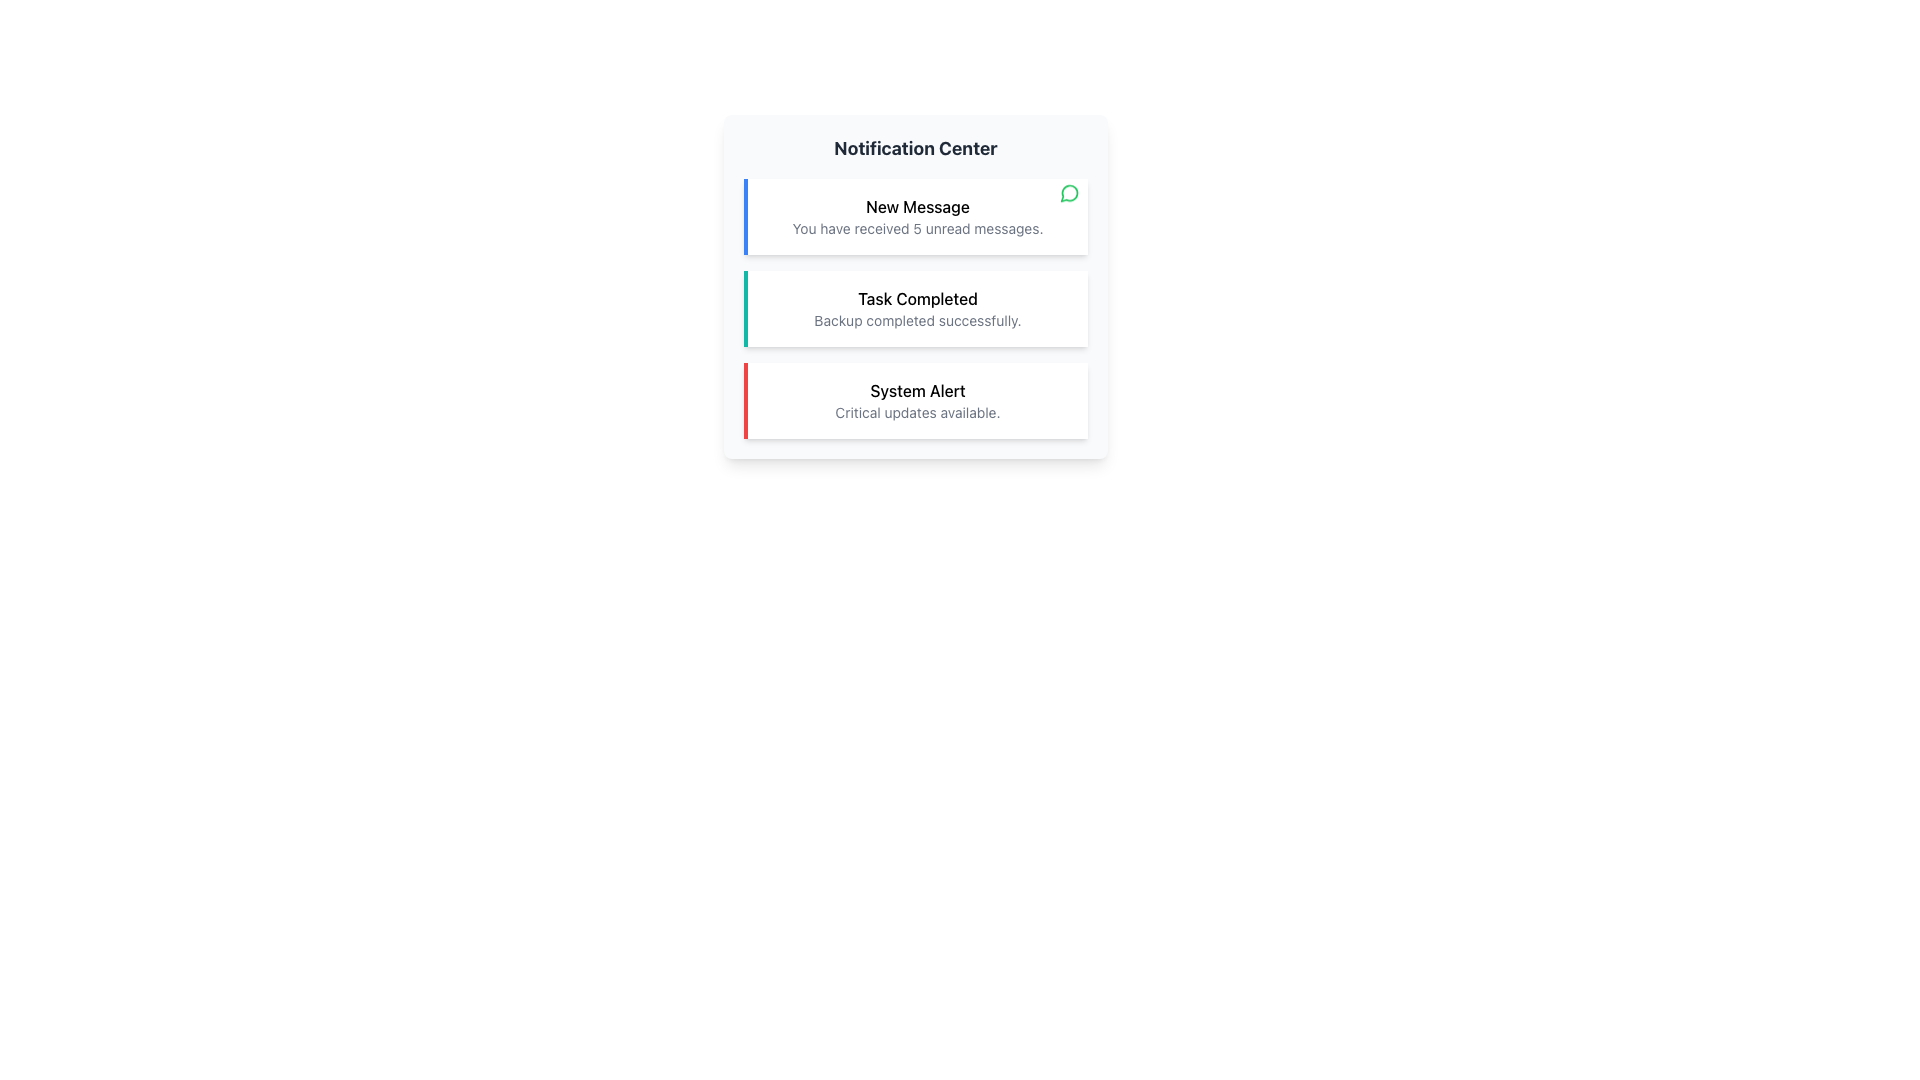 The image size is (1920, 1080). What do you see at coordinates (916, 299) in the screenshot?
I see `the content of the text label that states 'Task Completed', which is prominently displayed in black on a white background in the middle notification card` at bounding box center [916, 299].